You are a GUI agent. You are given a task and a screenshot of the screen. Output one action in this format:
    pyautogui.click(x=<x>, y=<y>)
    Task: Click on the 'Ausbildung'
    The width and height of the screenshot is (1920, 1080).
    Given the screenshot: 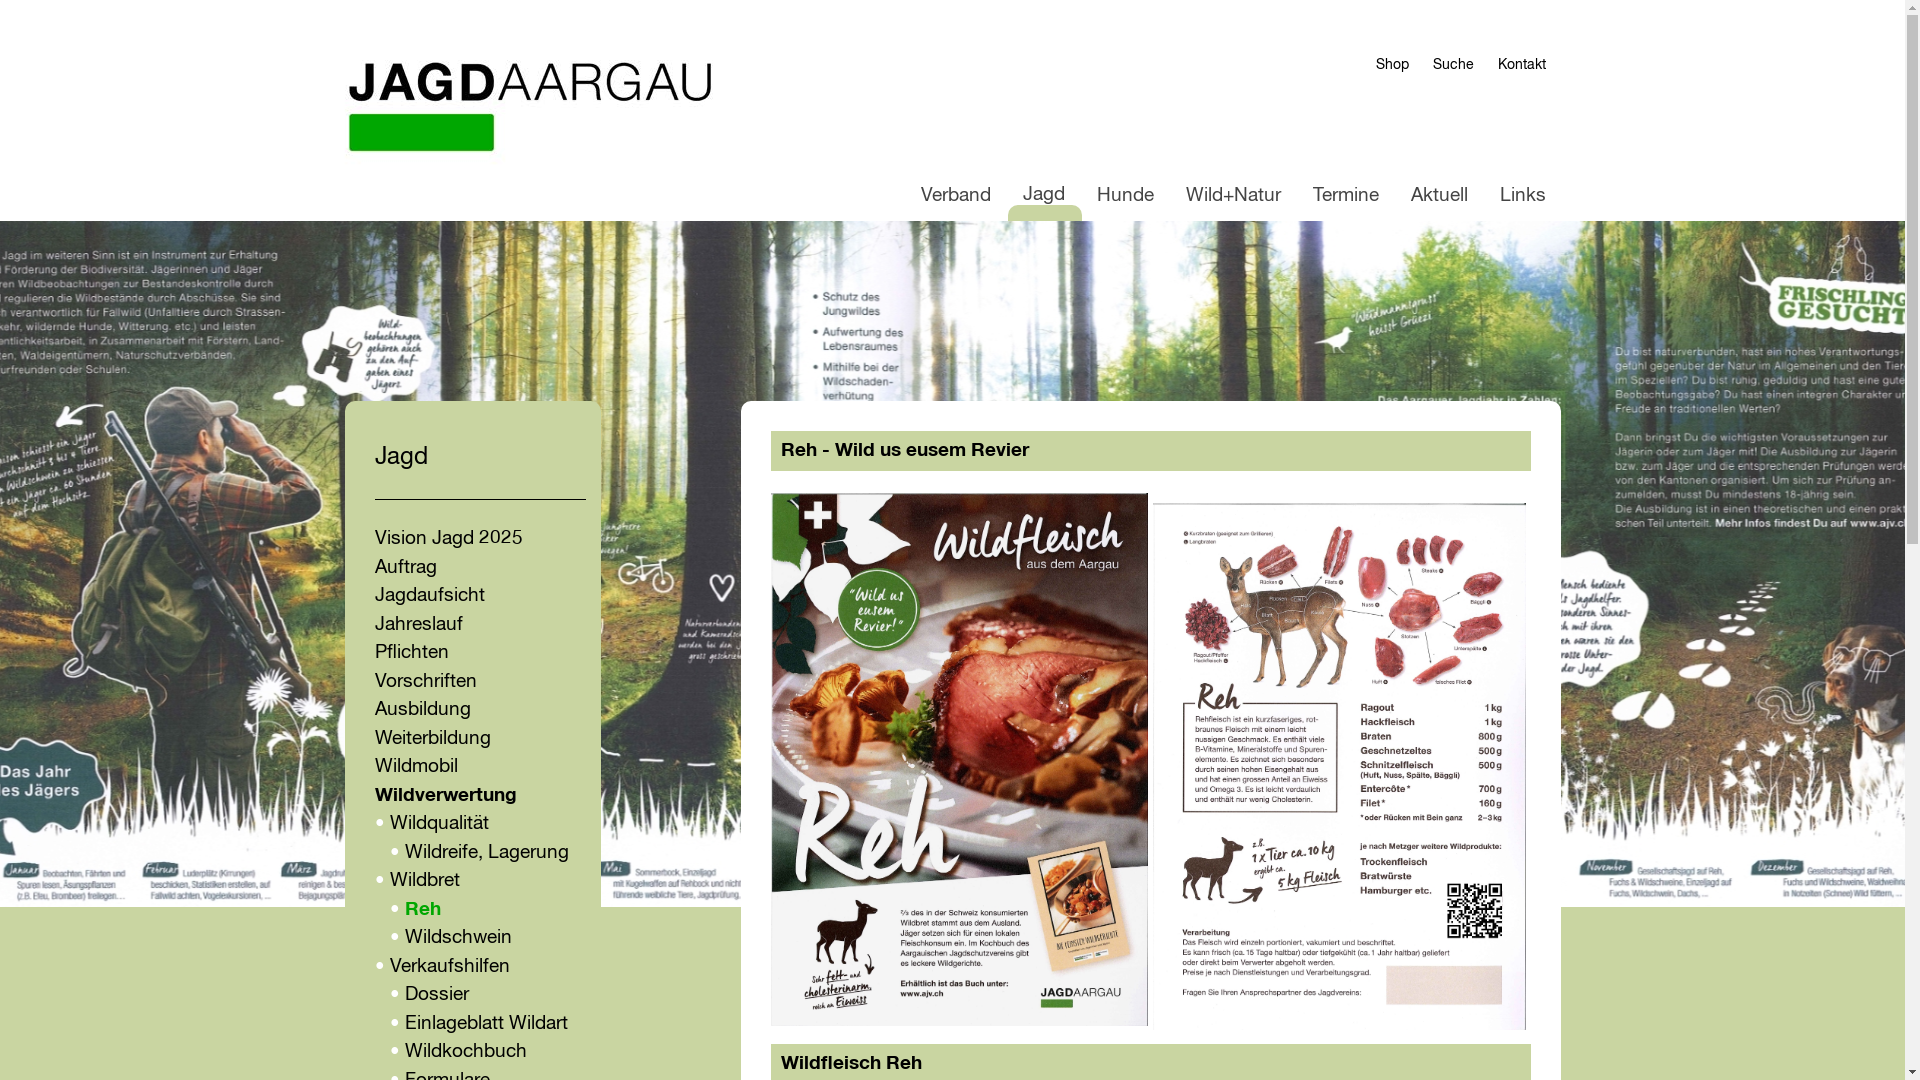 What is the action you would take?
    pyautogui.click(x=421, y=708)
    